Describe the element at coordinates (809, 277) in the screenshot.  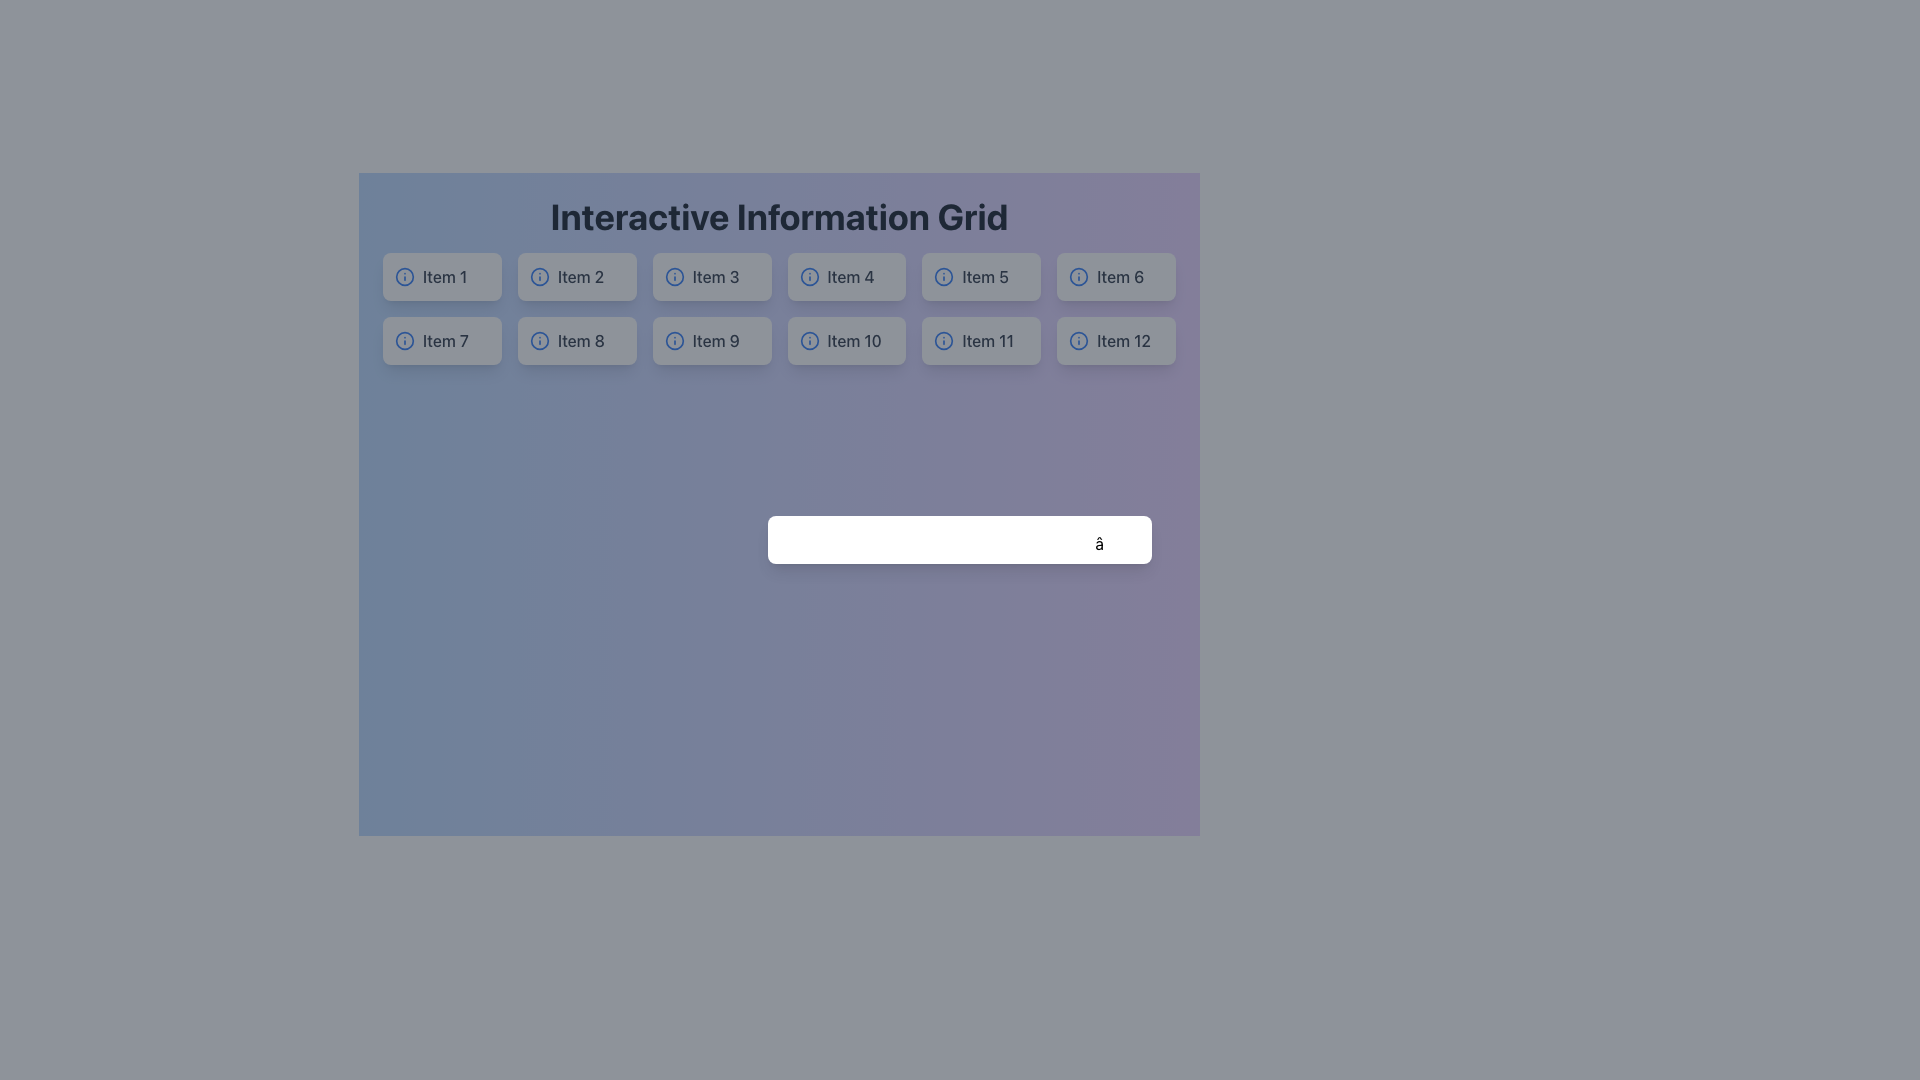
I see `the circular blue outlined icon with a centered 'i' representing an informational indicator, located to the left of the label text in the 'Item 4' tile, to trigger a tooltip` at that location.